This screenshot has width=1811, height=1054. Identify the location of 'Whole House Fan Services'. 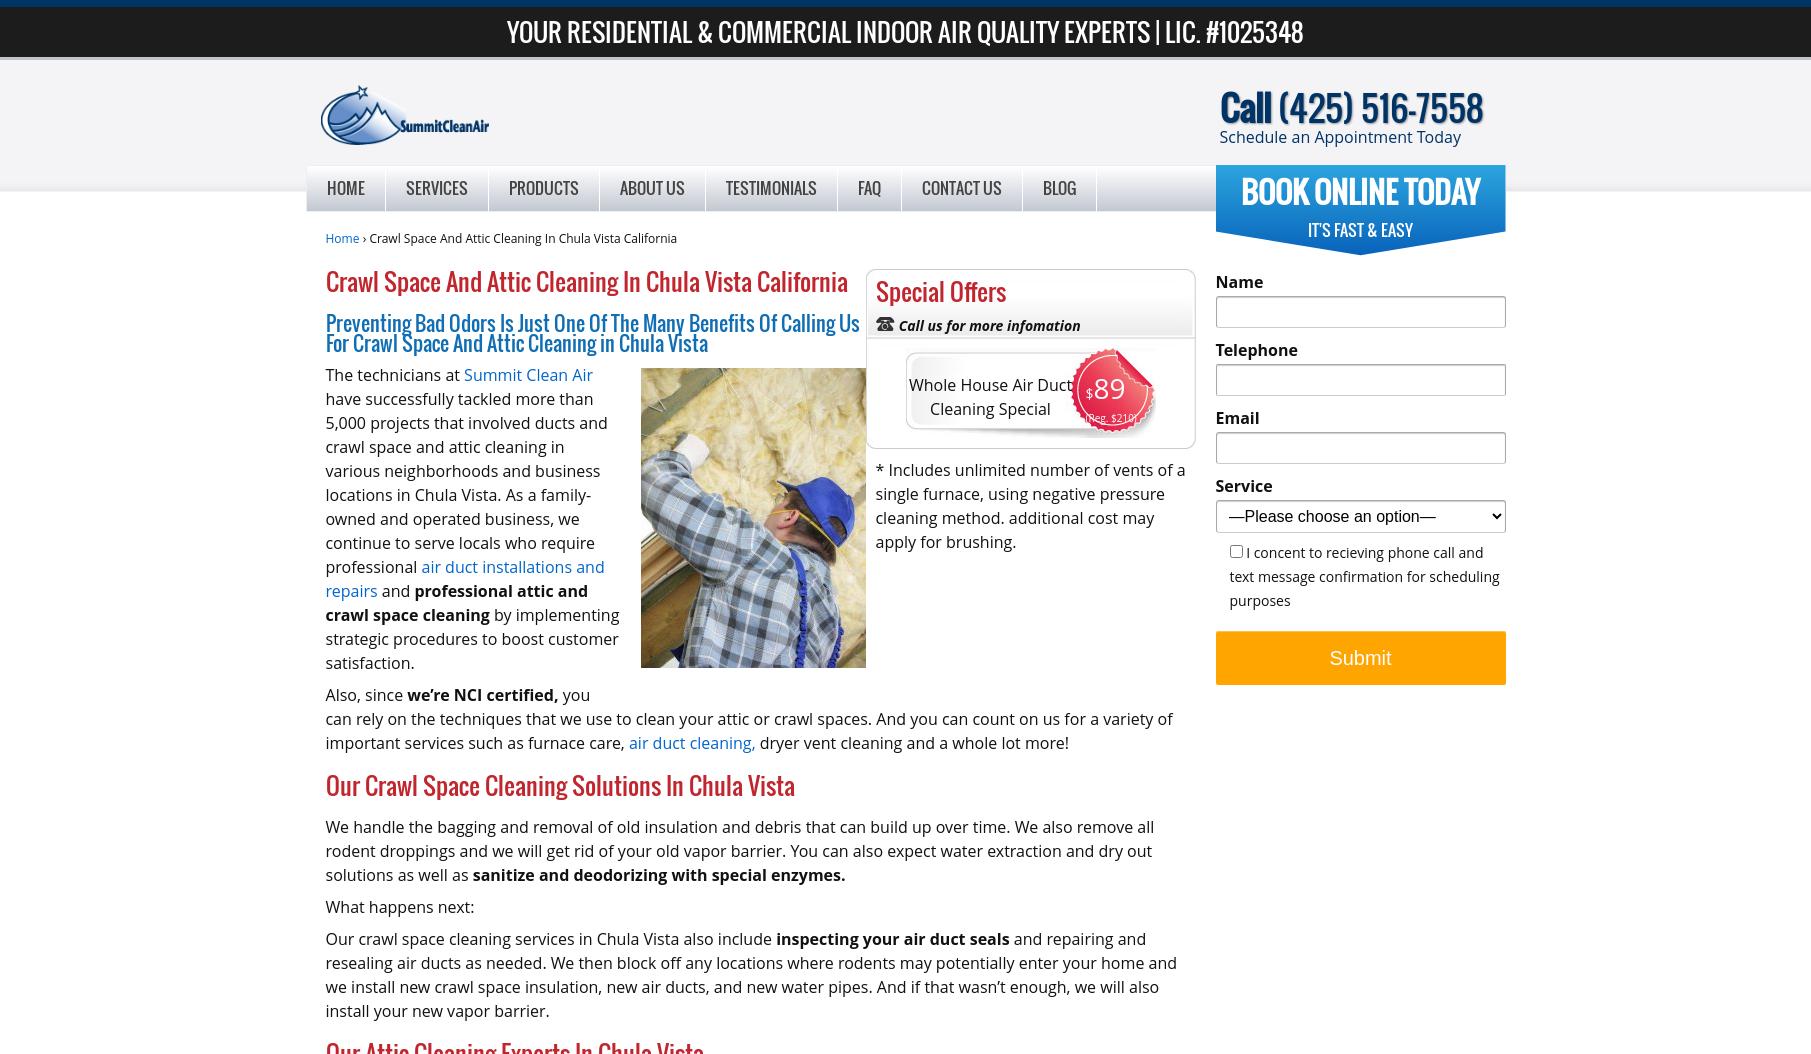
(404, 431).